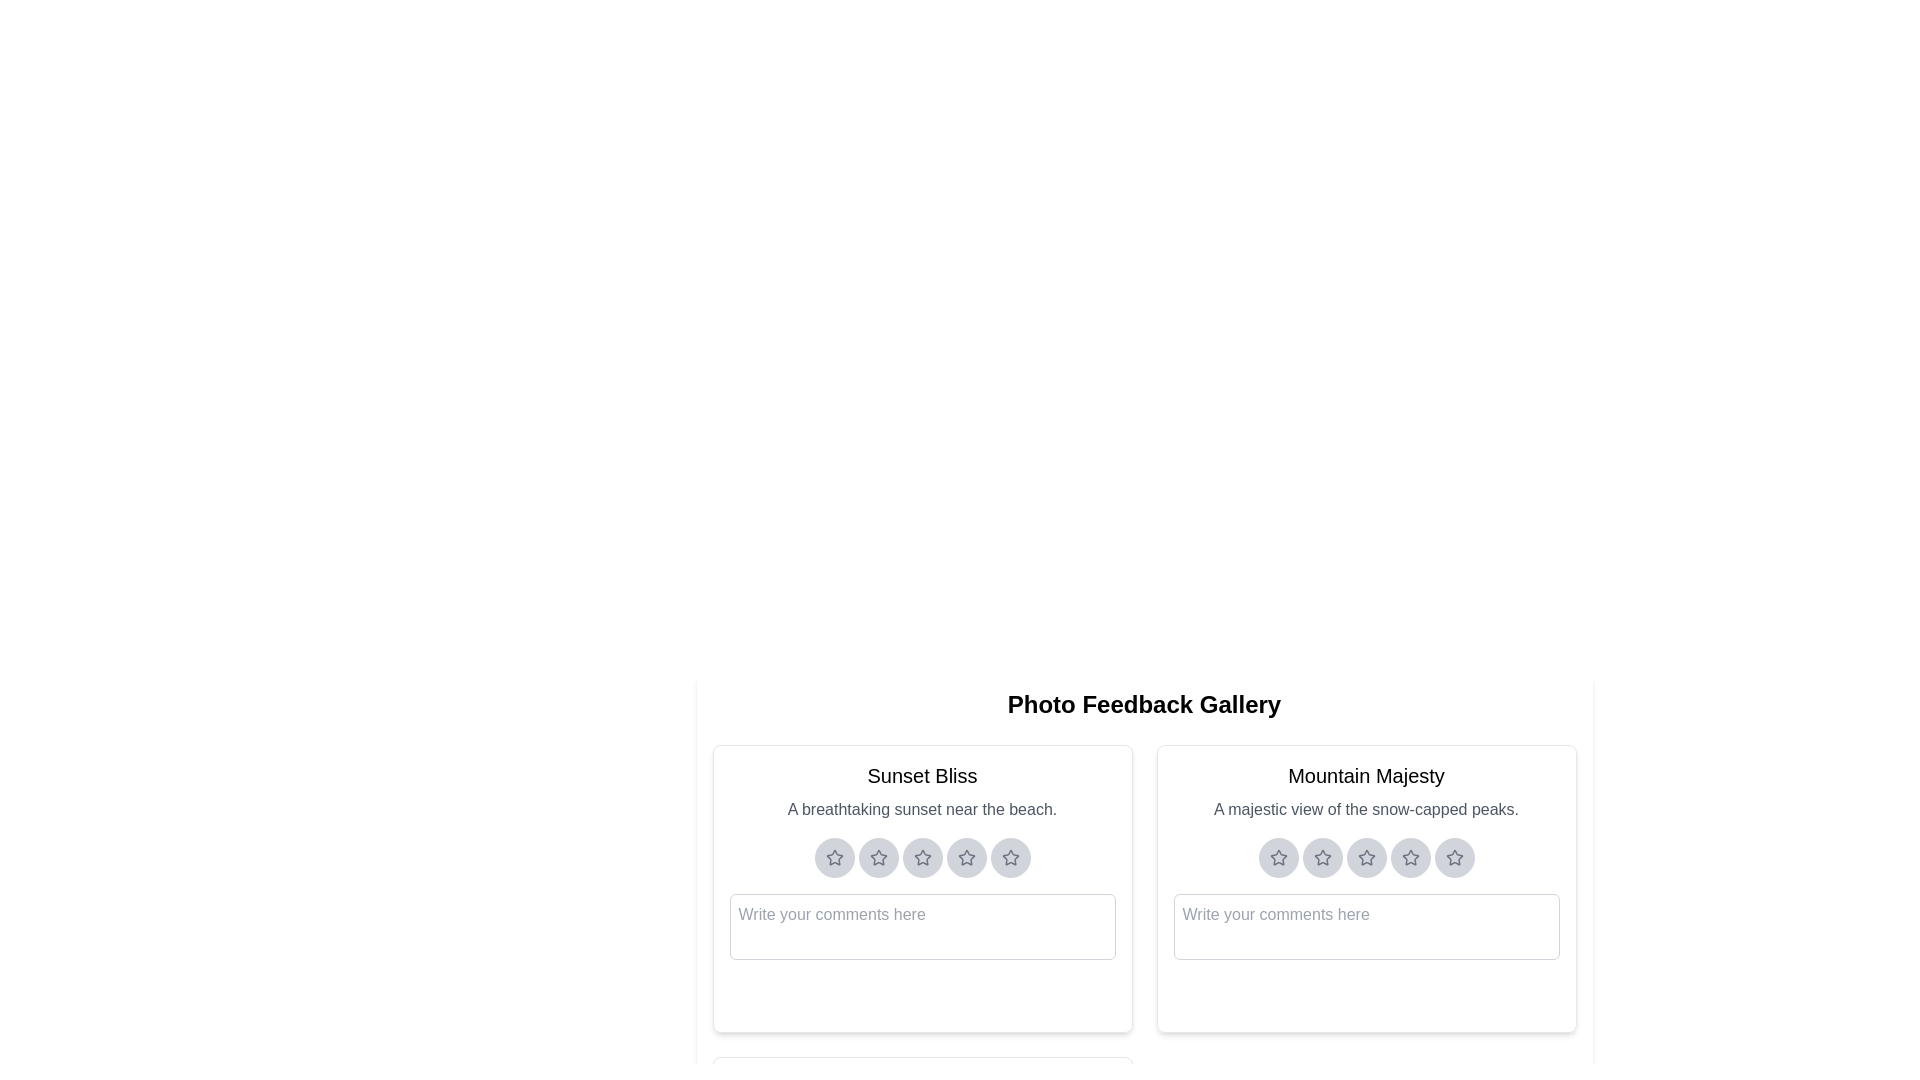 This screenshot has width=1920, height=1080. Describe the element at coordinates (921, 995) in the screenshot. I see `the feedback submission button located at the bottom center of the 'Sunset Bliss' card` at that location.